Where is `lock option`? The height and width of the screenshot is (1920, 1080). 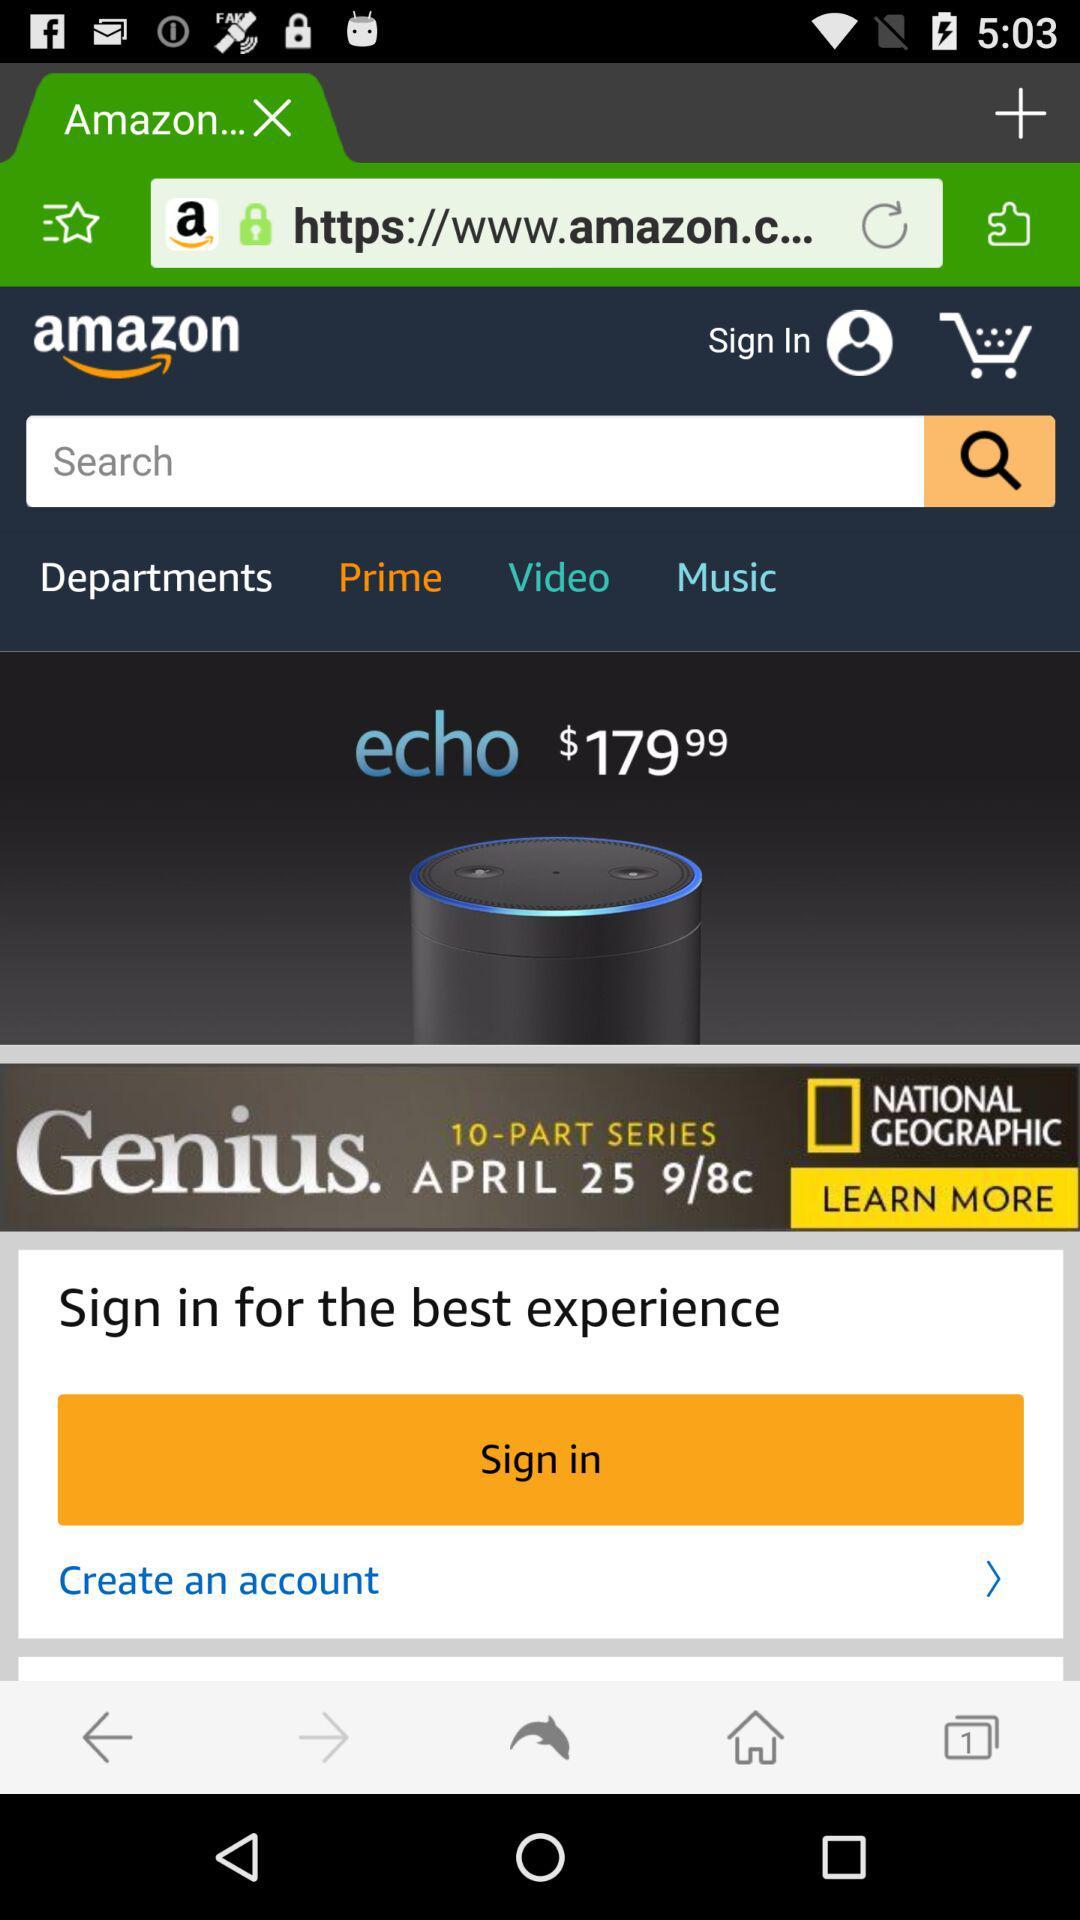
lock option is located at coordinates (254, 224).